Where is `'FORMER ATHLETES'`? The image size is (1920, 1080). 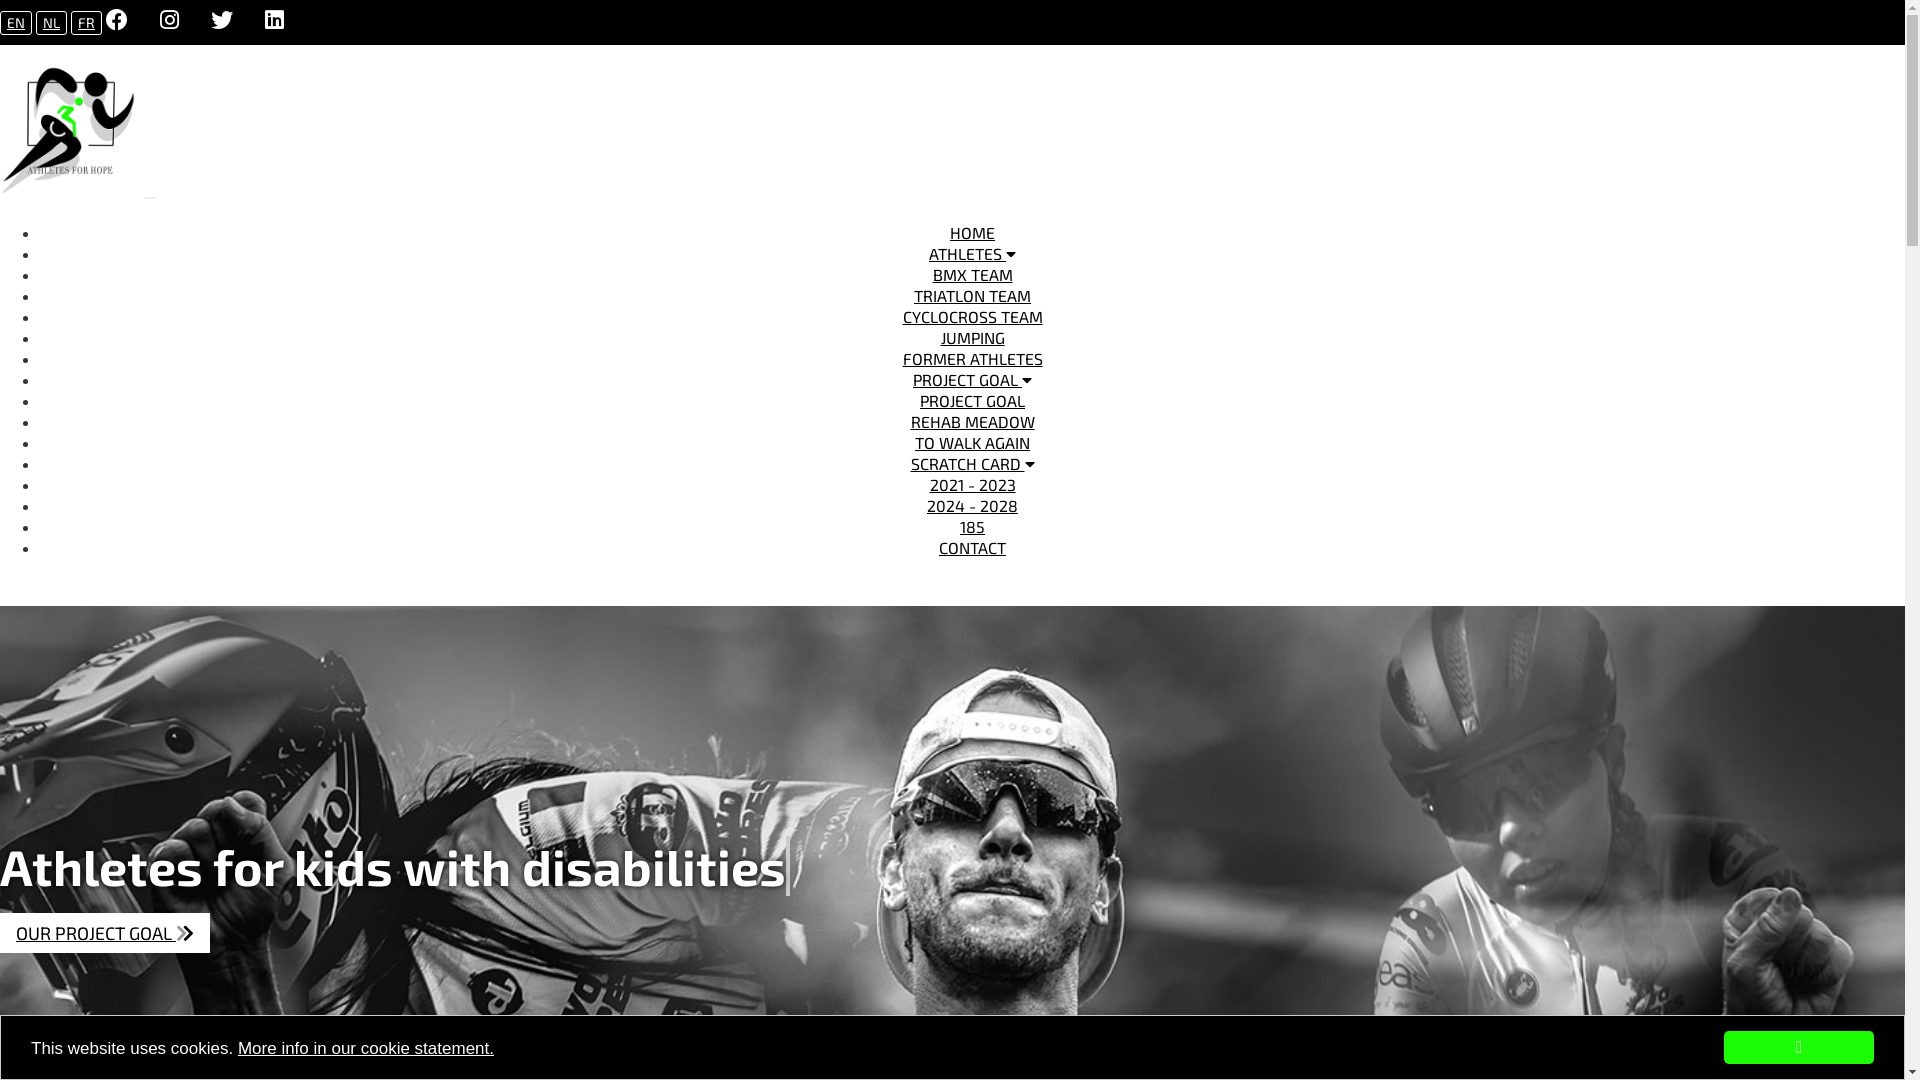 'FORMER ATHLETES' is located at coordinates (971, 357).